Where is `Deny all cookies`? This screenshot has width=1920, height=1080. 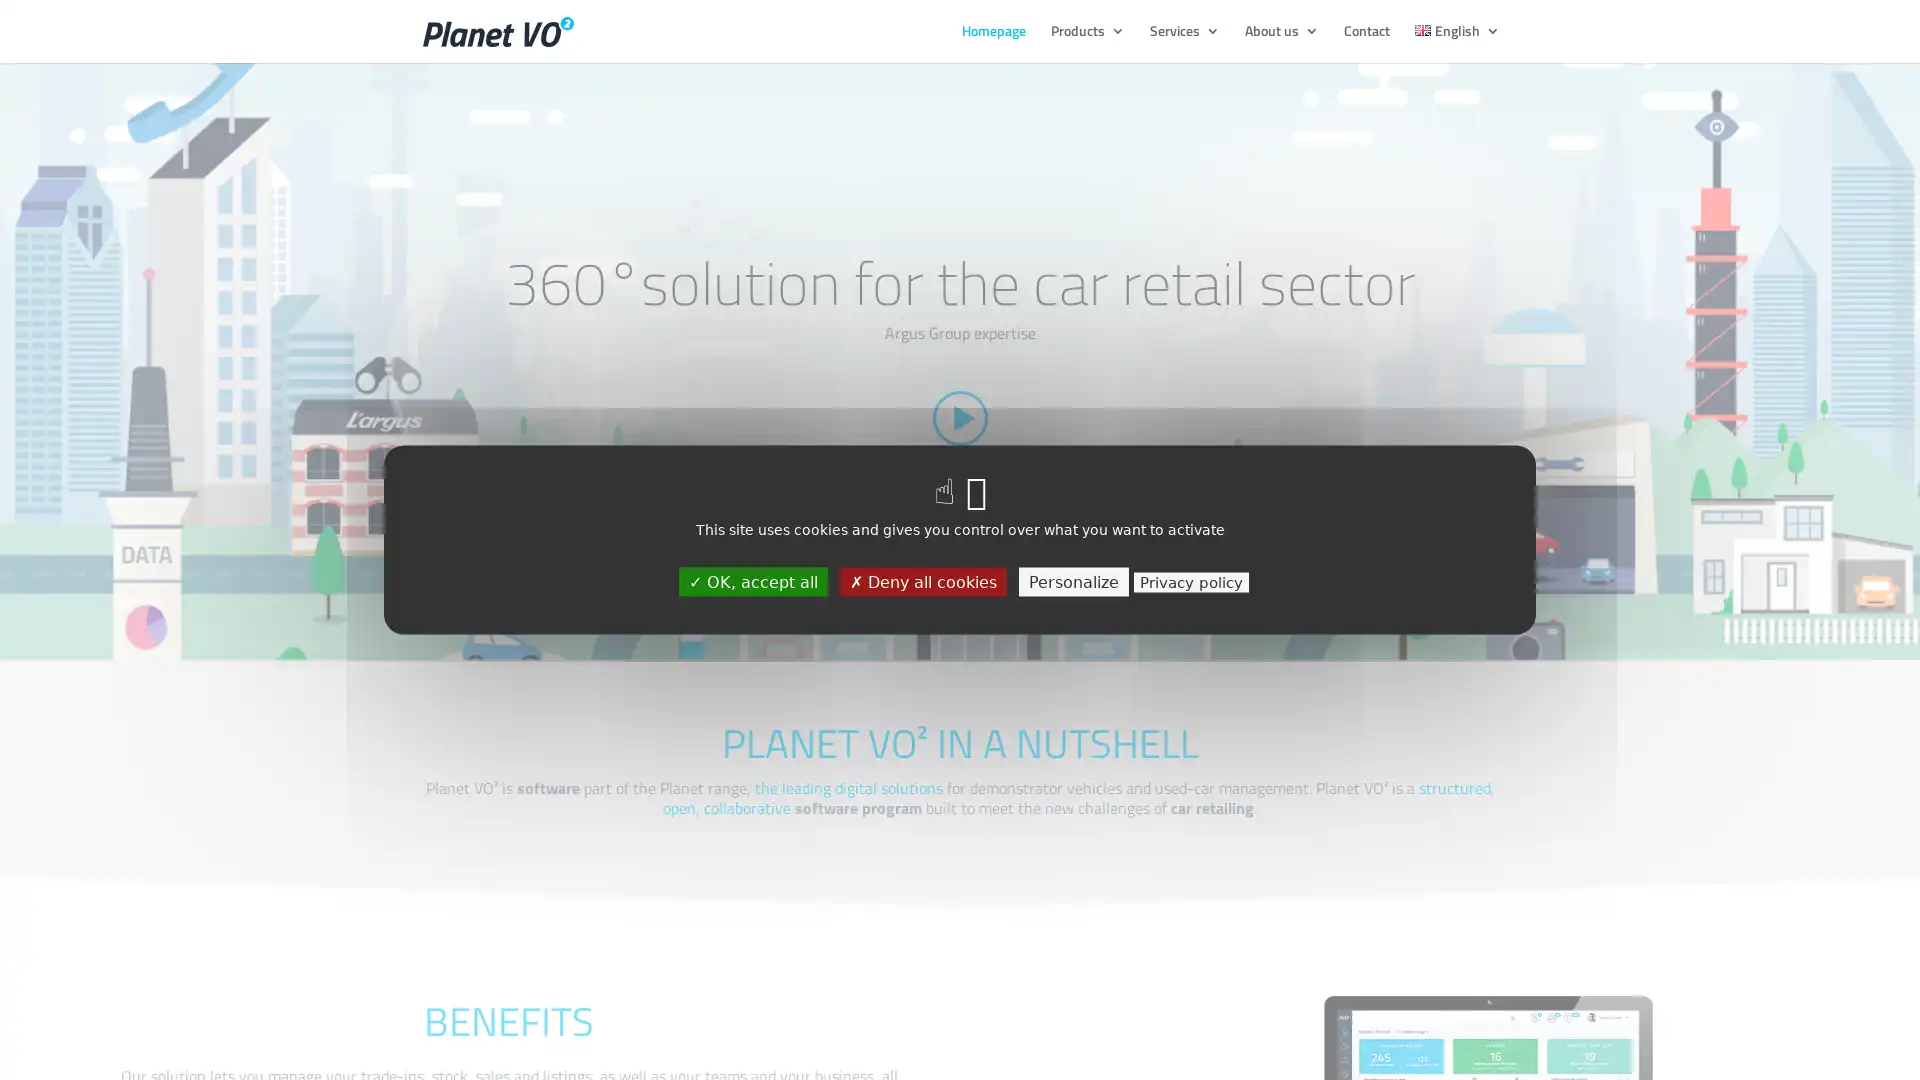
Deny all cookies is located at coordinates (921, 581).